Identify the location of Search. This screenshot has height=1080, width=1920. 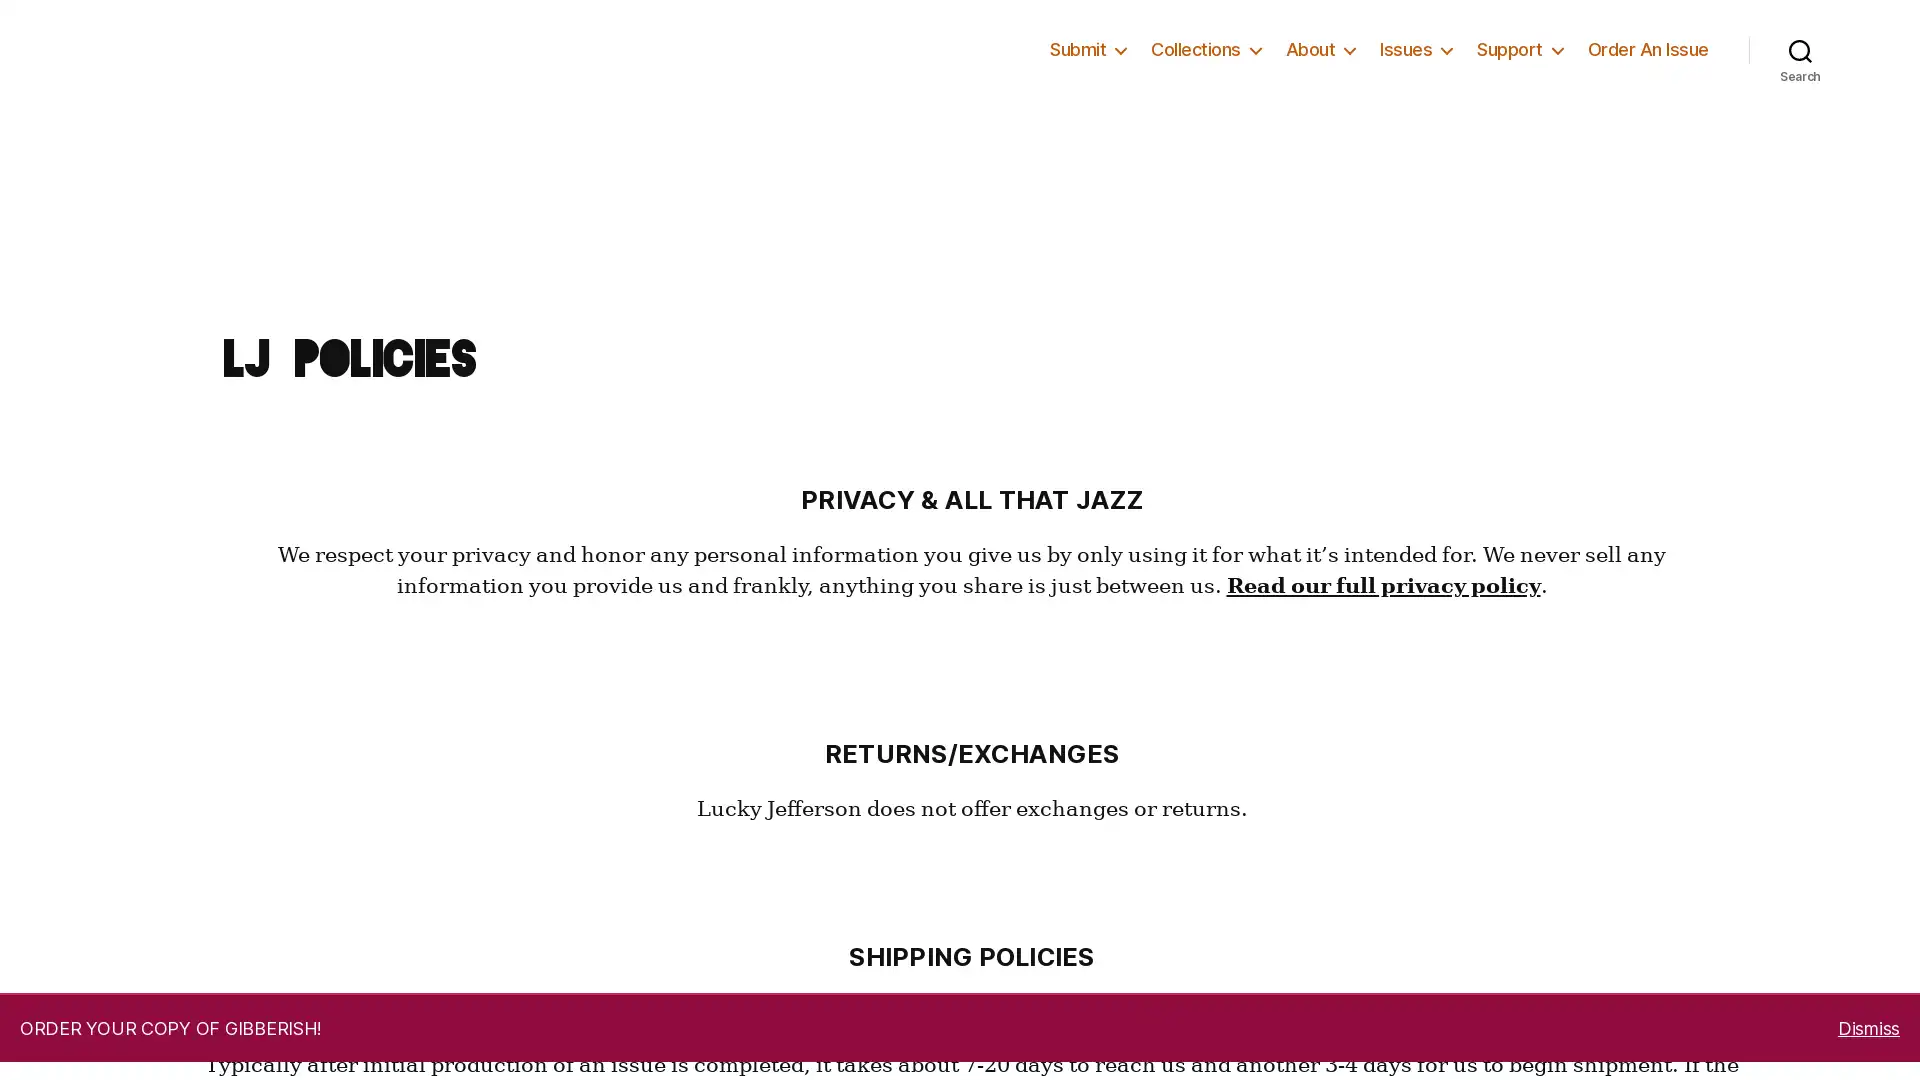
(1800, 115).